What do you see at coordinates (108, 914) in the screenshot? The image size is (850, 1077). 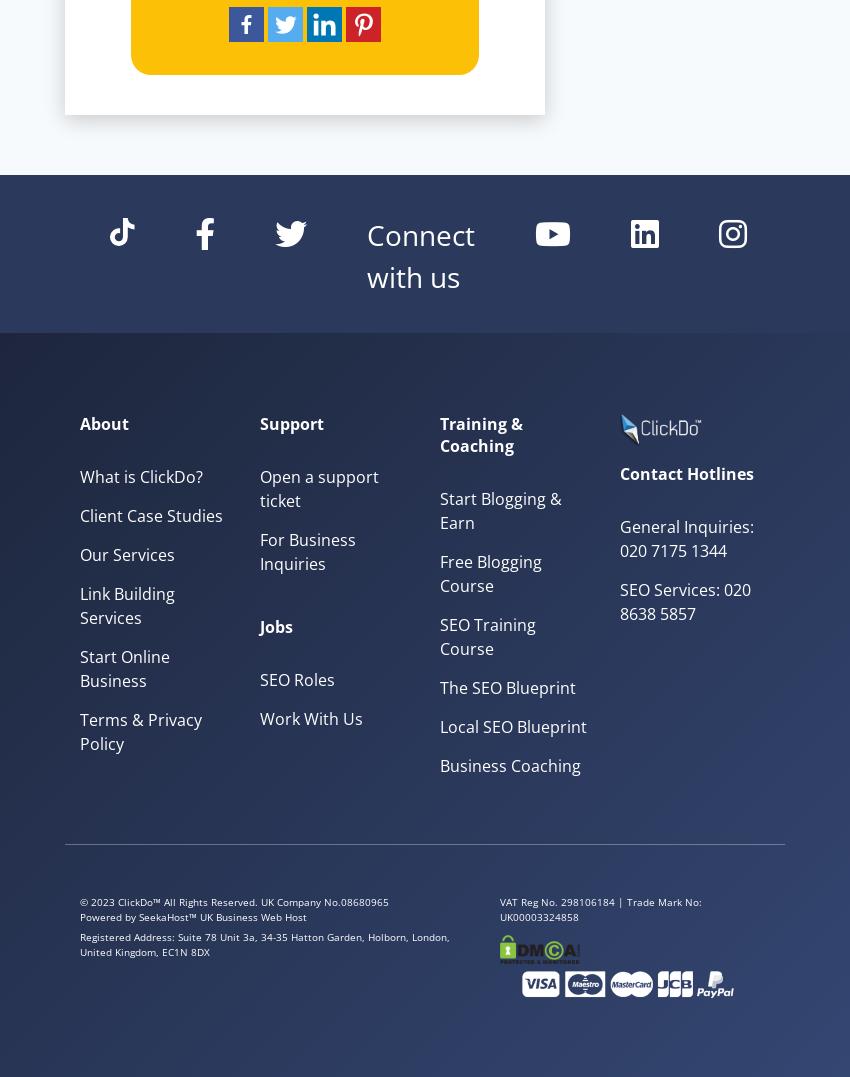 I see `'Powered by'` at bounding box center [108, 914].